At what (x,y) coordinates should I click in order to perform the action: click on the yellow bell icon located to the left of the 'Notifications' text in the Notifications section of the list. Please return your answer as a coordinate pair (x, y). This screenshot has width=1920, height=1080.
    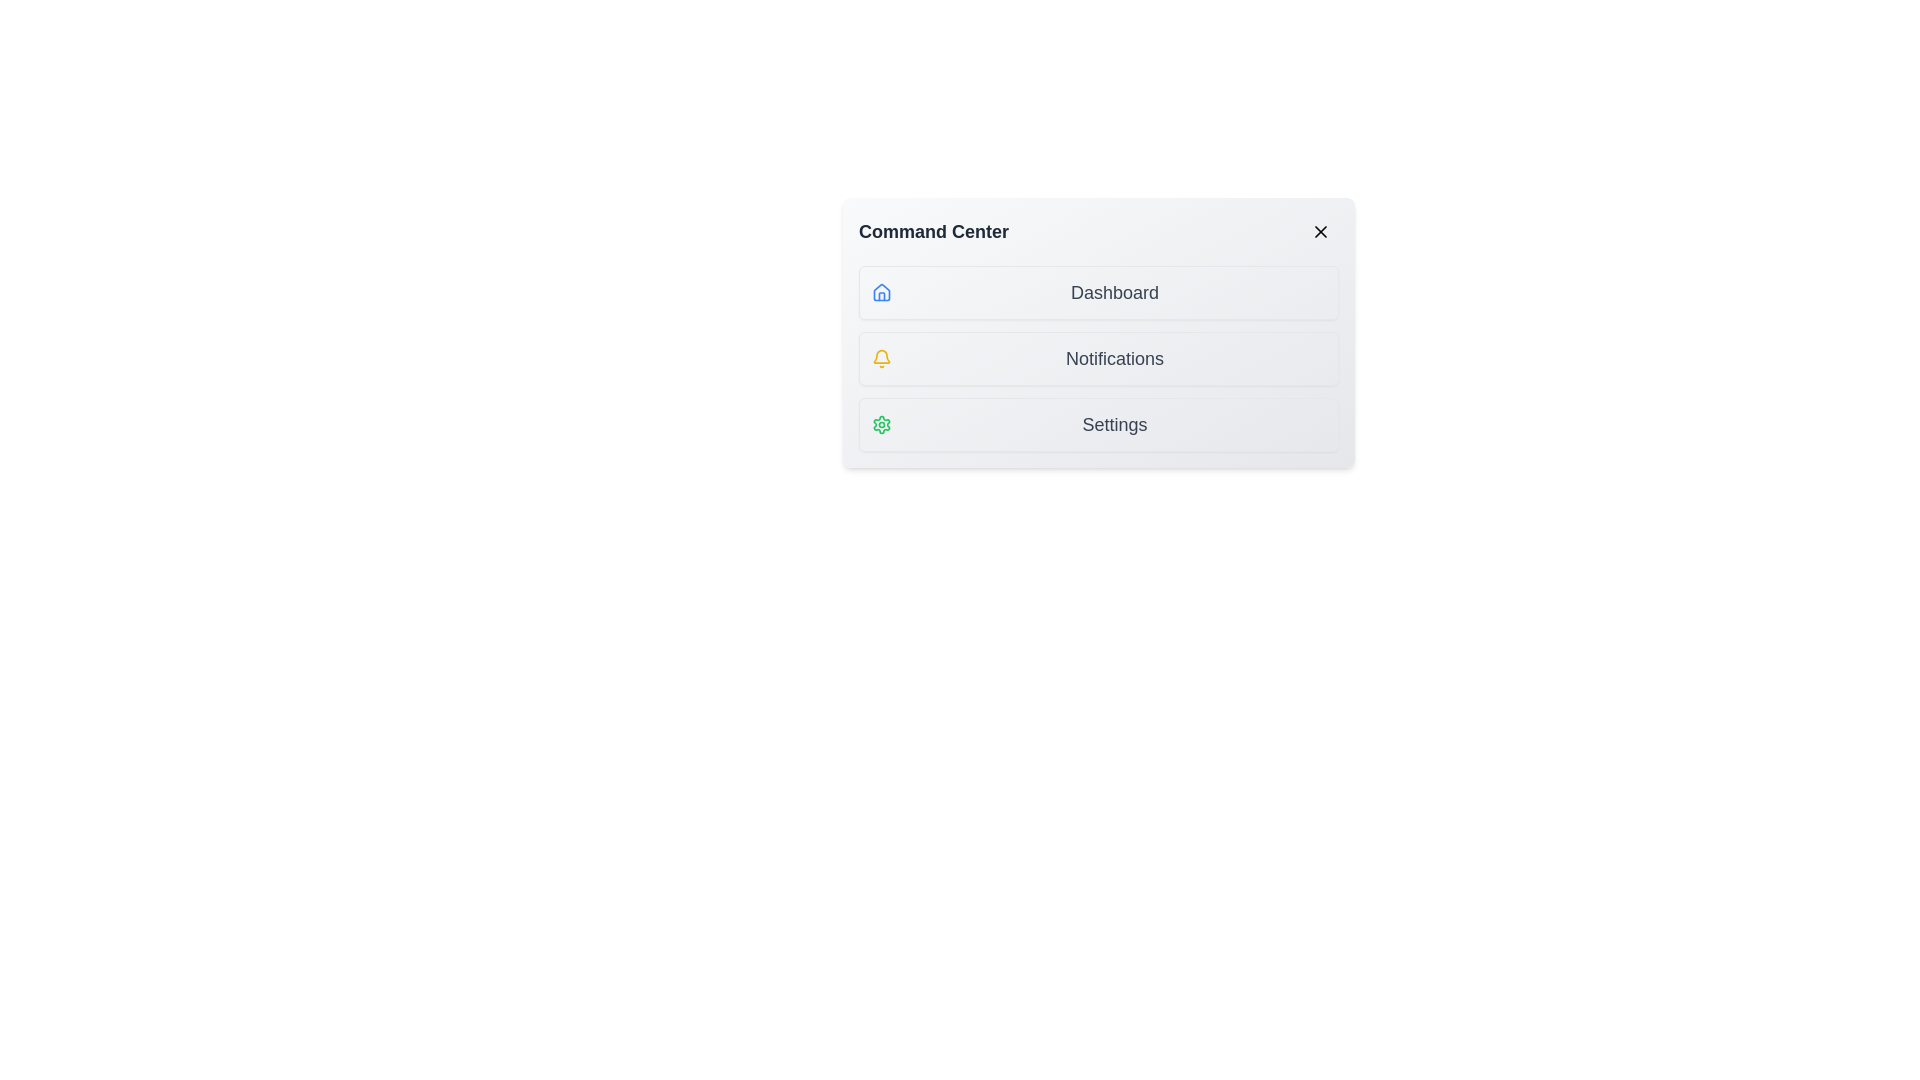
    Looking at the image, I should click on (881, 357).